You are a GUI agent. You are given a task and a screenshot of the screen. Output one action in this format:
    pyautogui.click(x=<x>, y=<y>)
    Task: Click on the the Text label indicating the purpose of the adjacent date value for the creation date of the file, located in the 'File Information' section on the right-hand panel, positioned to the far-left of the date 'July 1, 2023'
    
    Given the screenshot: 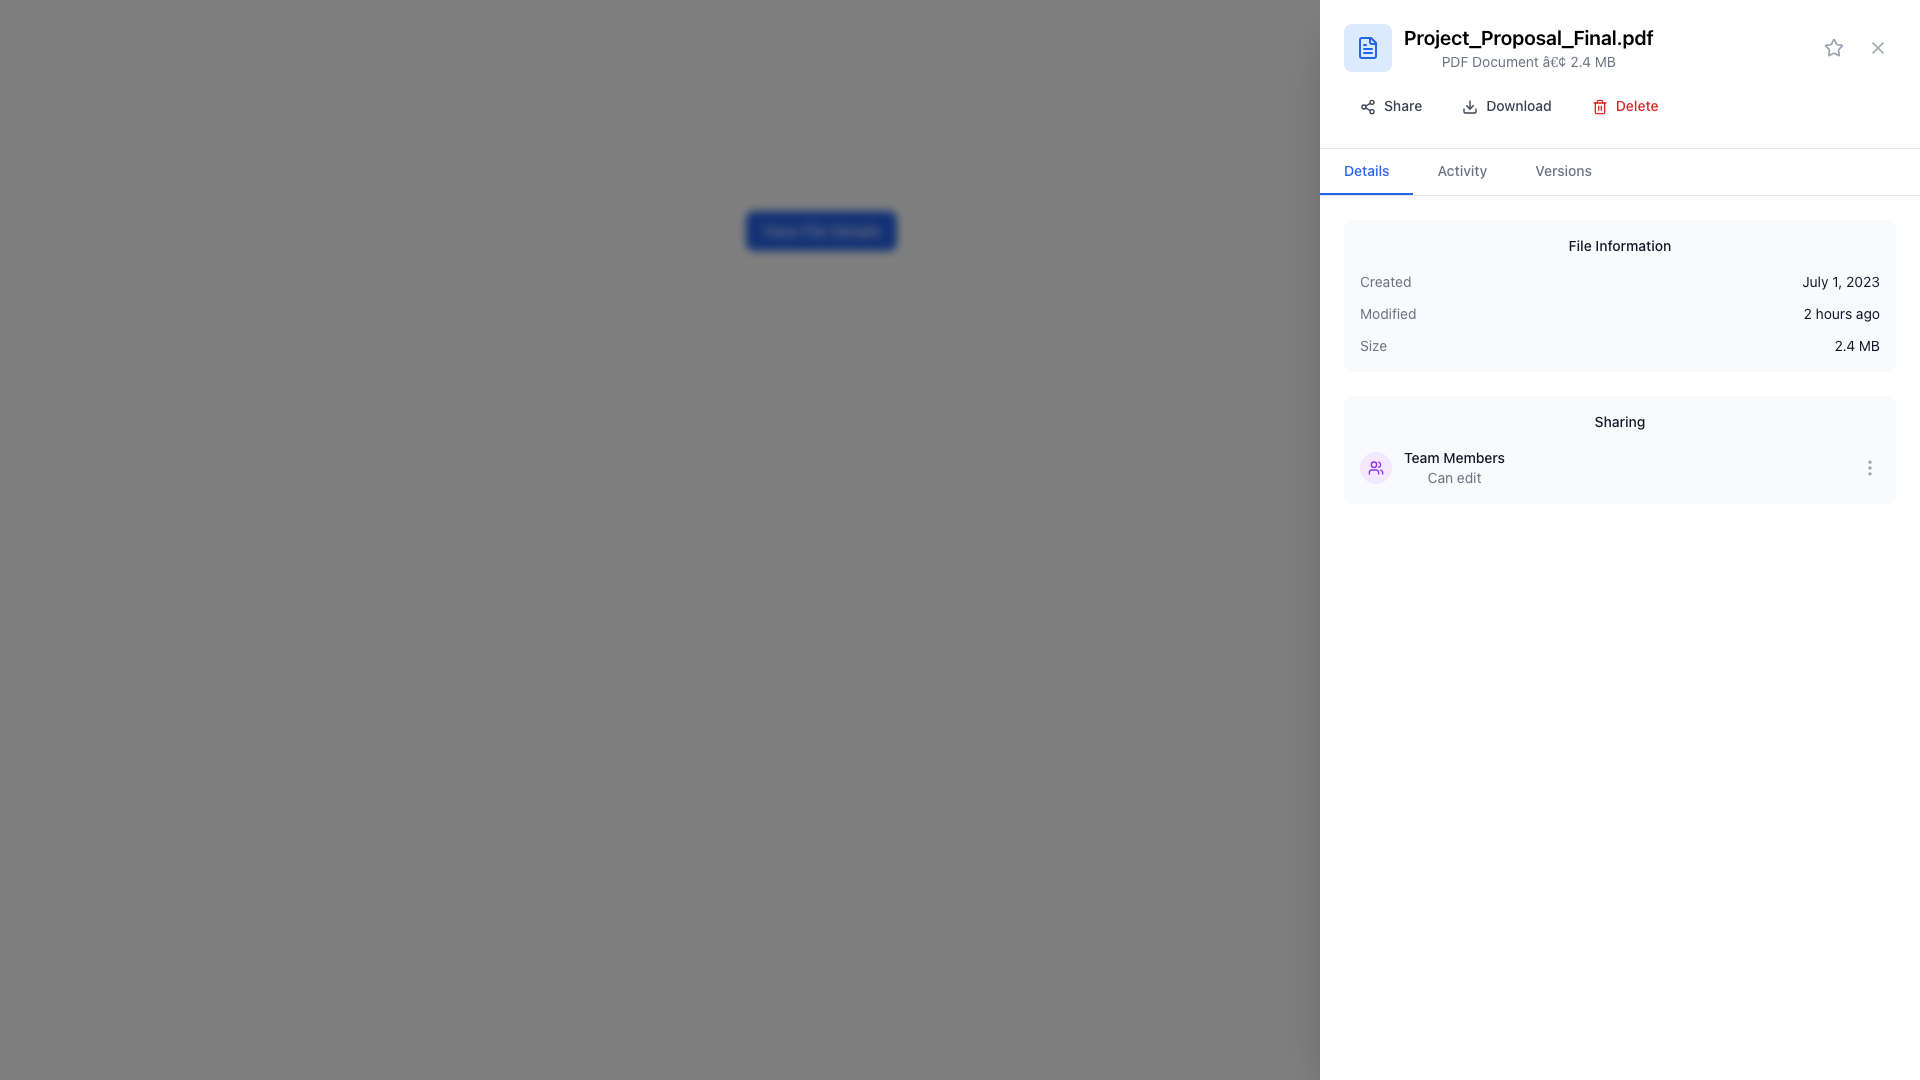 What is the action you would take?
    pyautogui.click(x=1384, y=281)
    